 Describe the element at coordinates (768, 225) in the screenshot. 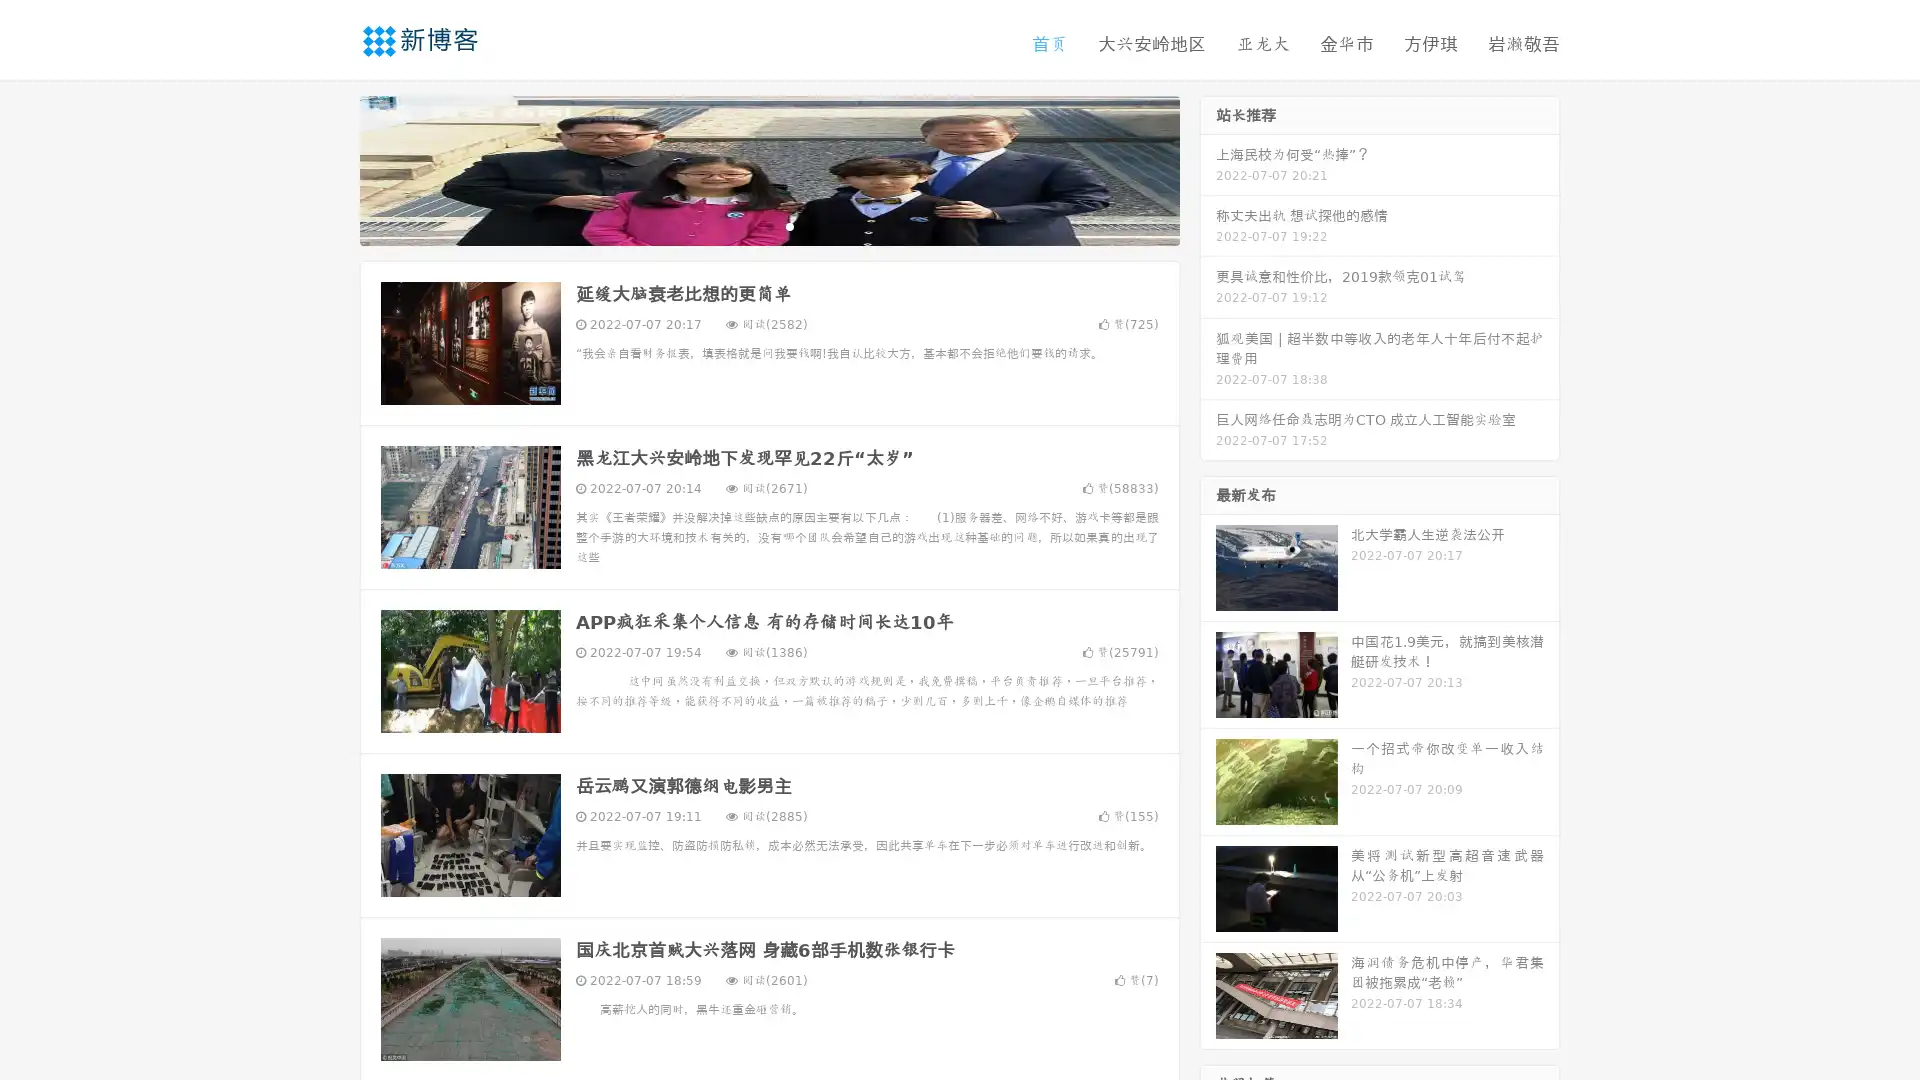

I see `Go to slide 2` at that location.